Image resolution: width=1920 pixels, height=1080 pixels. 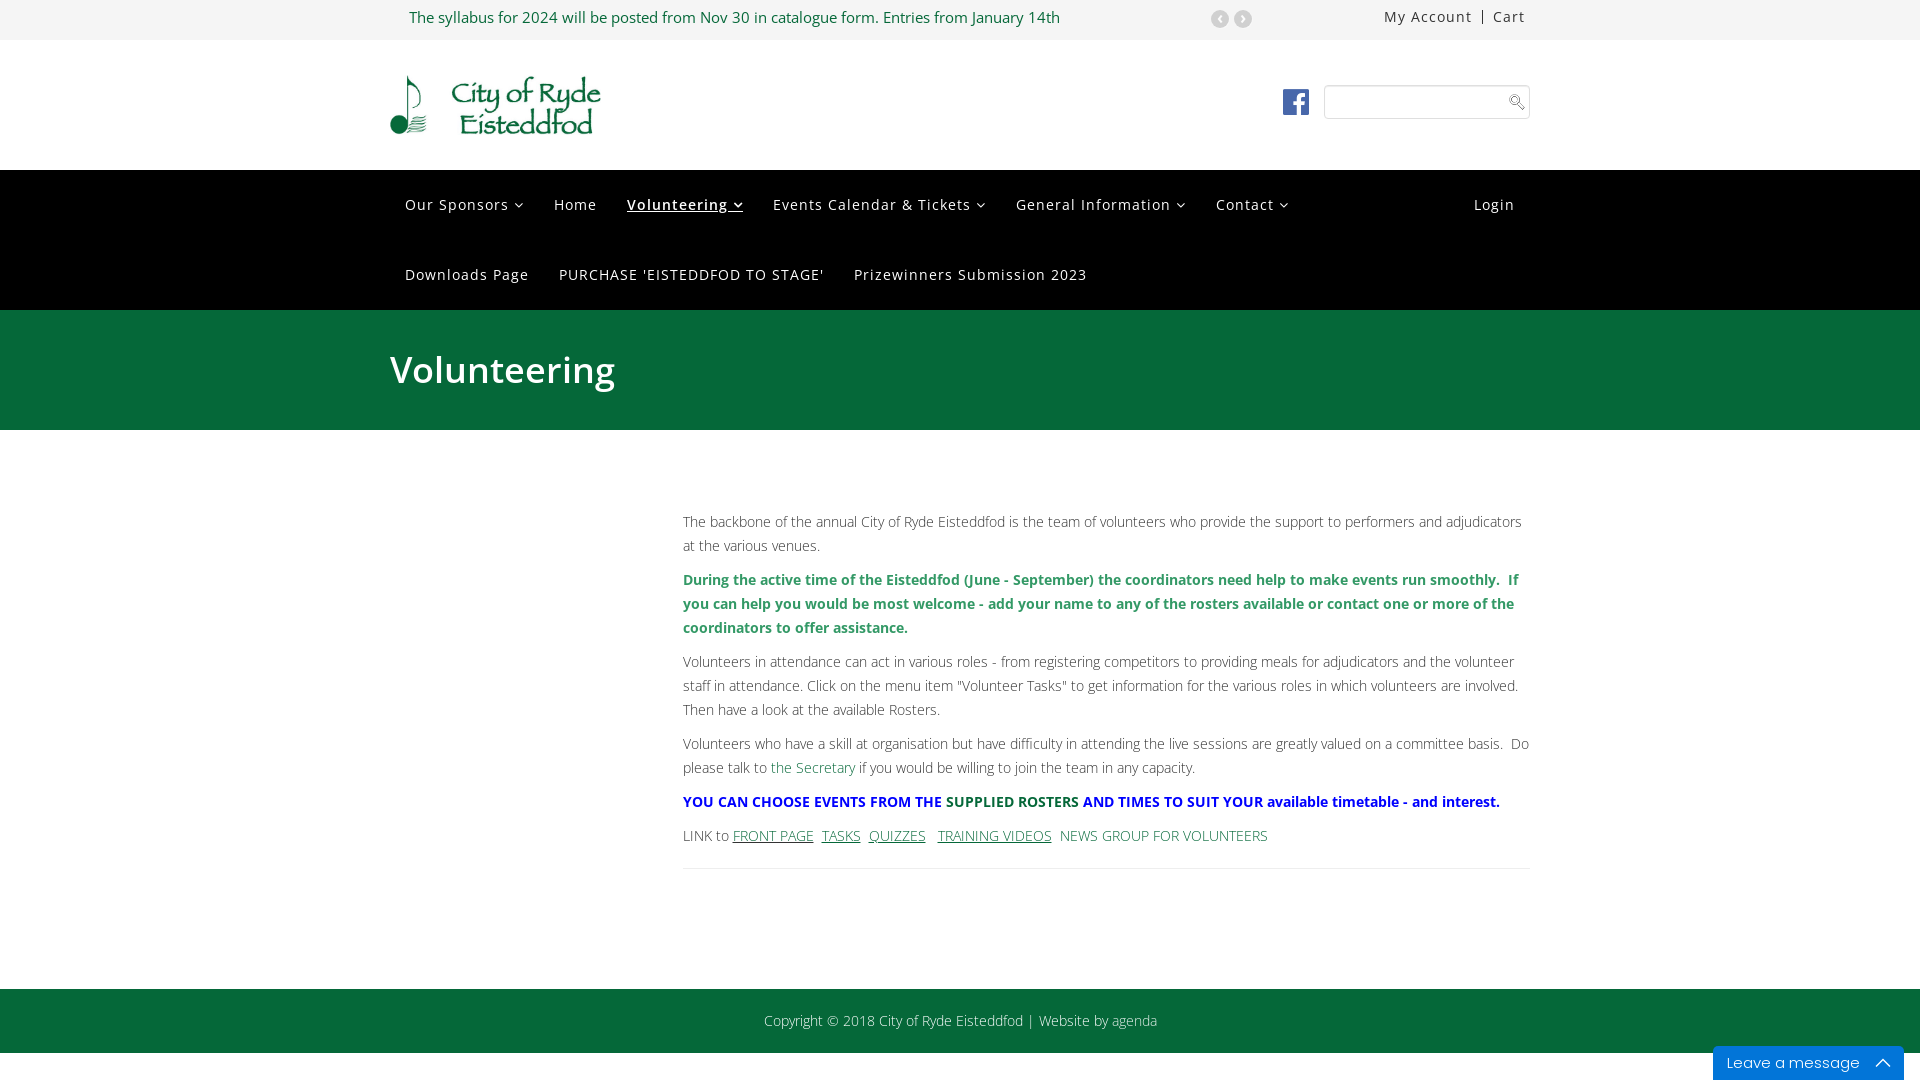 What do you see at coordinates (1459, 204) in the screenshot?
I see `'Login'` at bounding box center [1459, 204].